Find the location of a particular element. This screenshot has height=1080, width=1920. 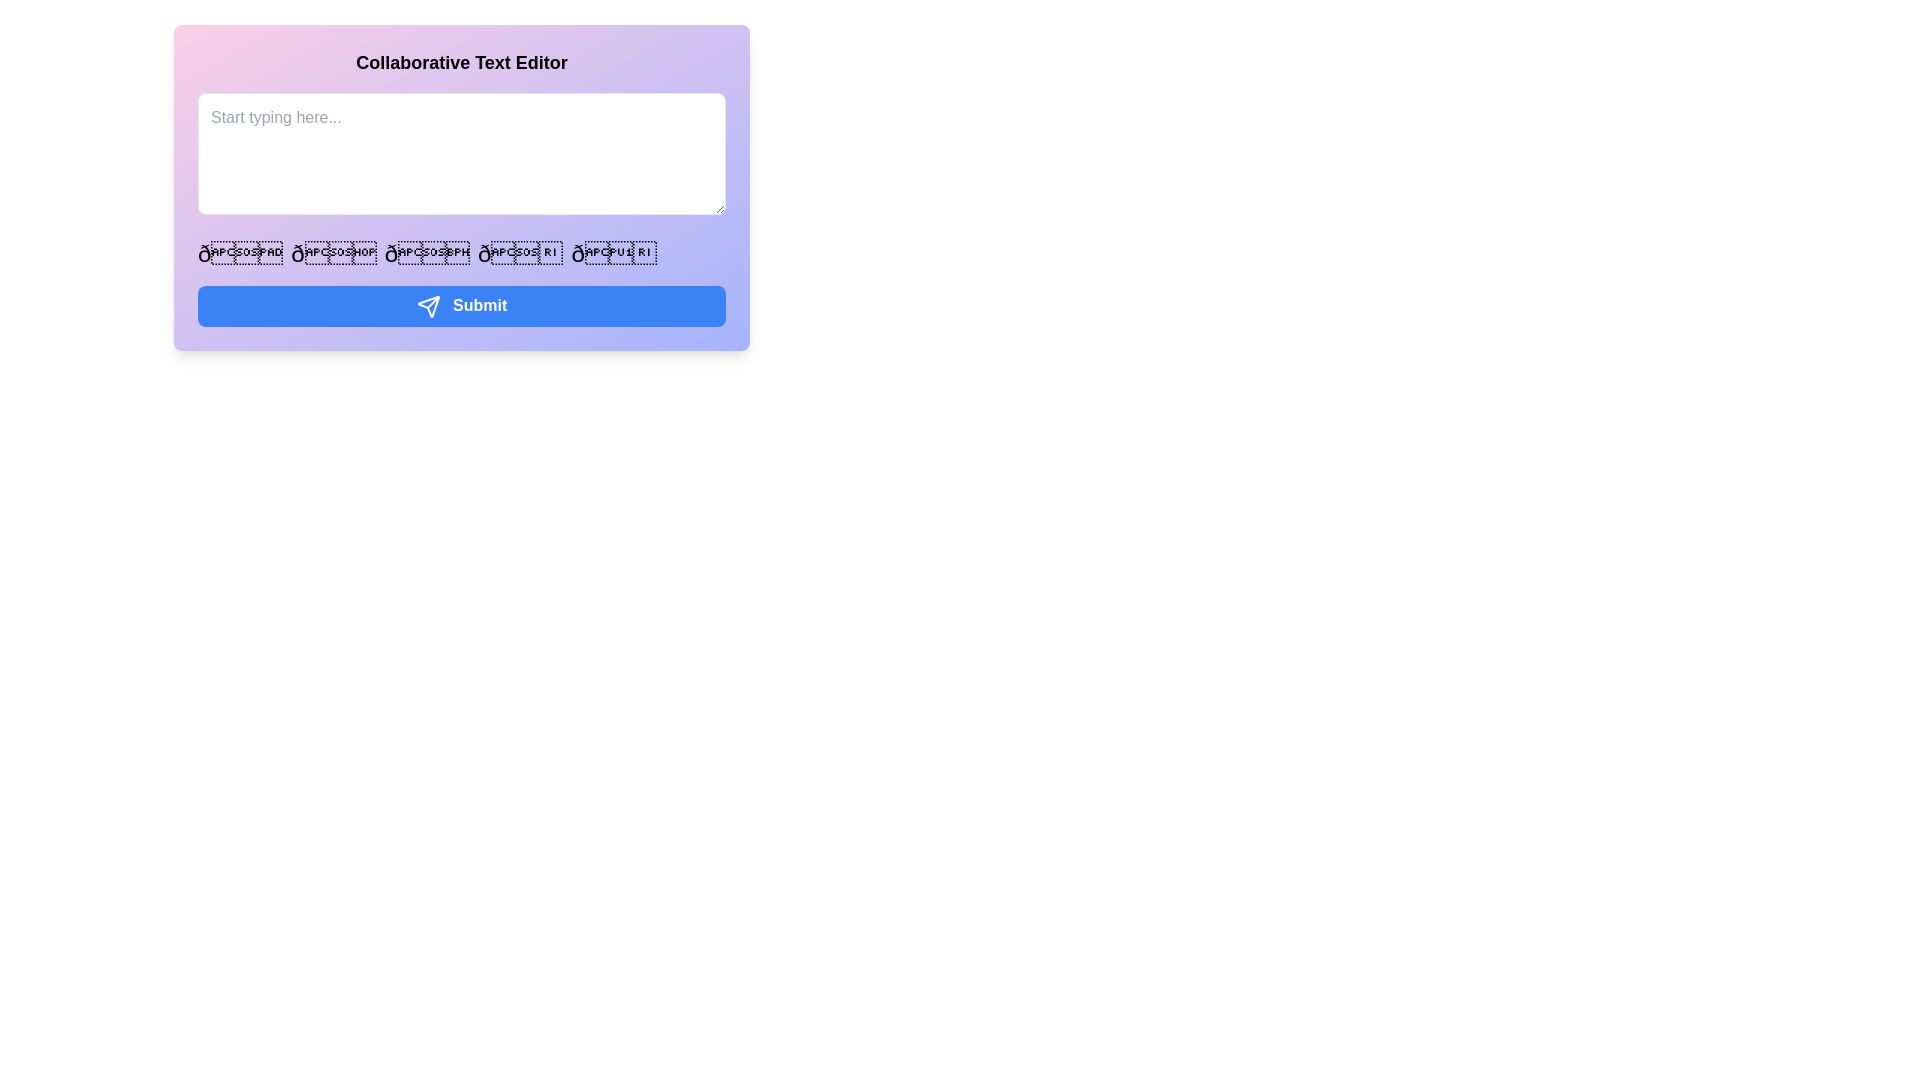

to select the first interactive emoji symbol ('😀') in the horizontal list of emoji items, which is visually distinct due to its vibrant coloring and larger font size is located at coordinates (240, 253).